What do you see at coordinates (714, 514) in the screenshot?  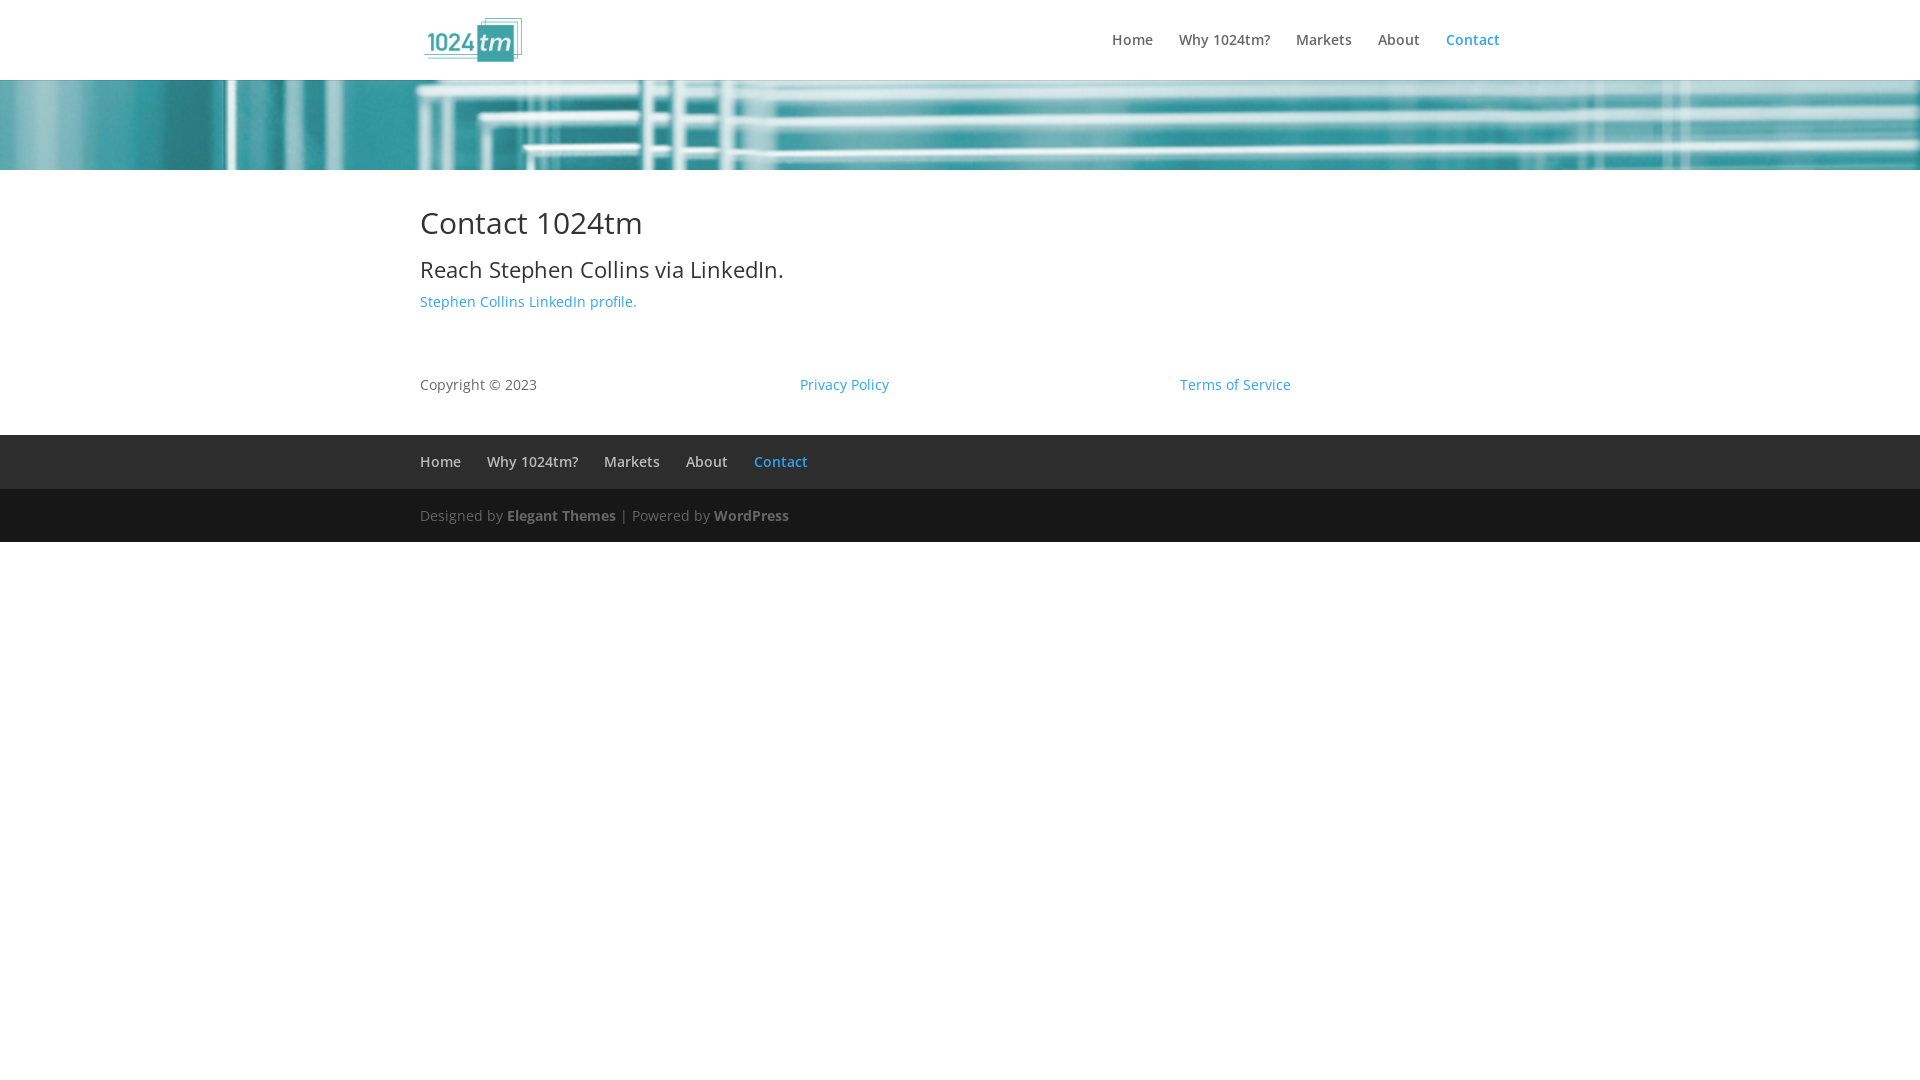 I see `'WordPress'` at bounding box center [714, 514].